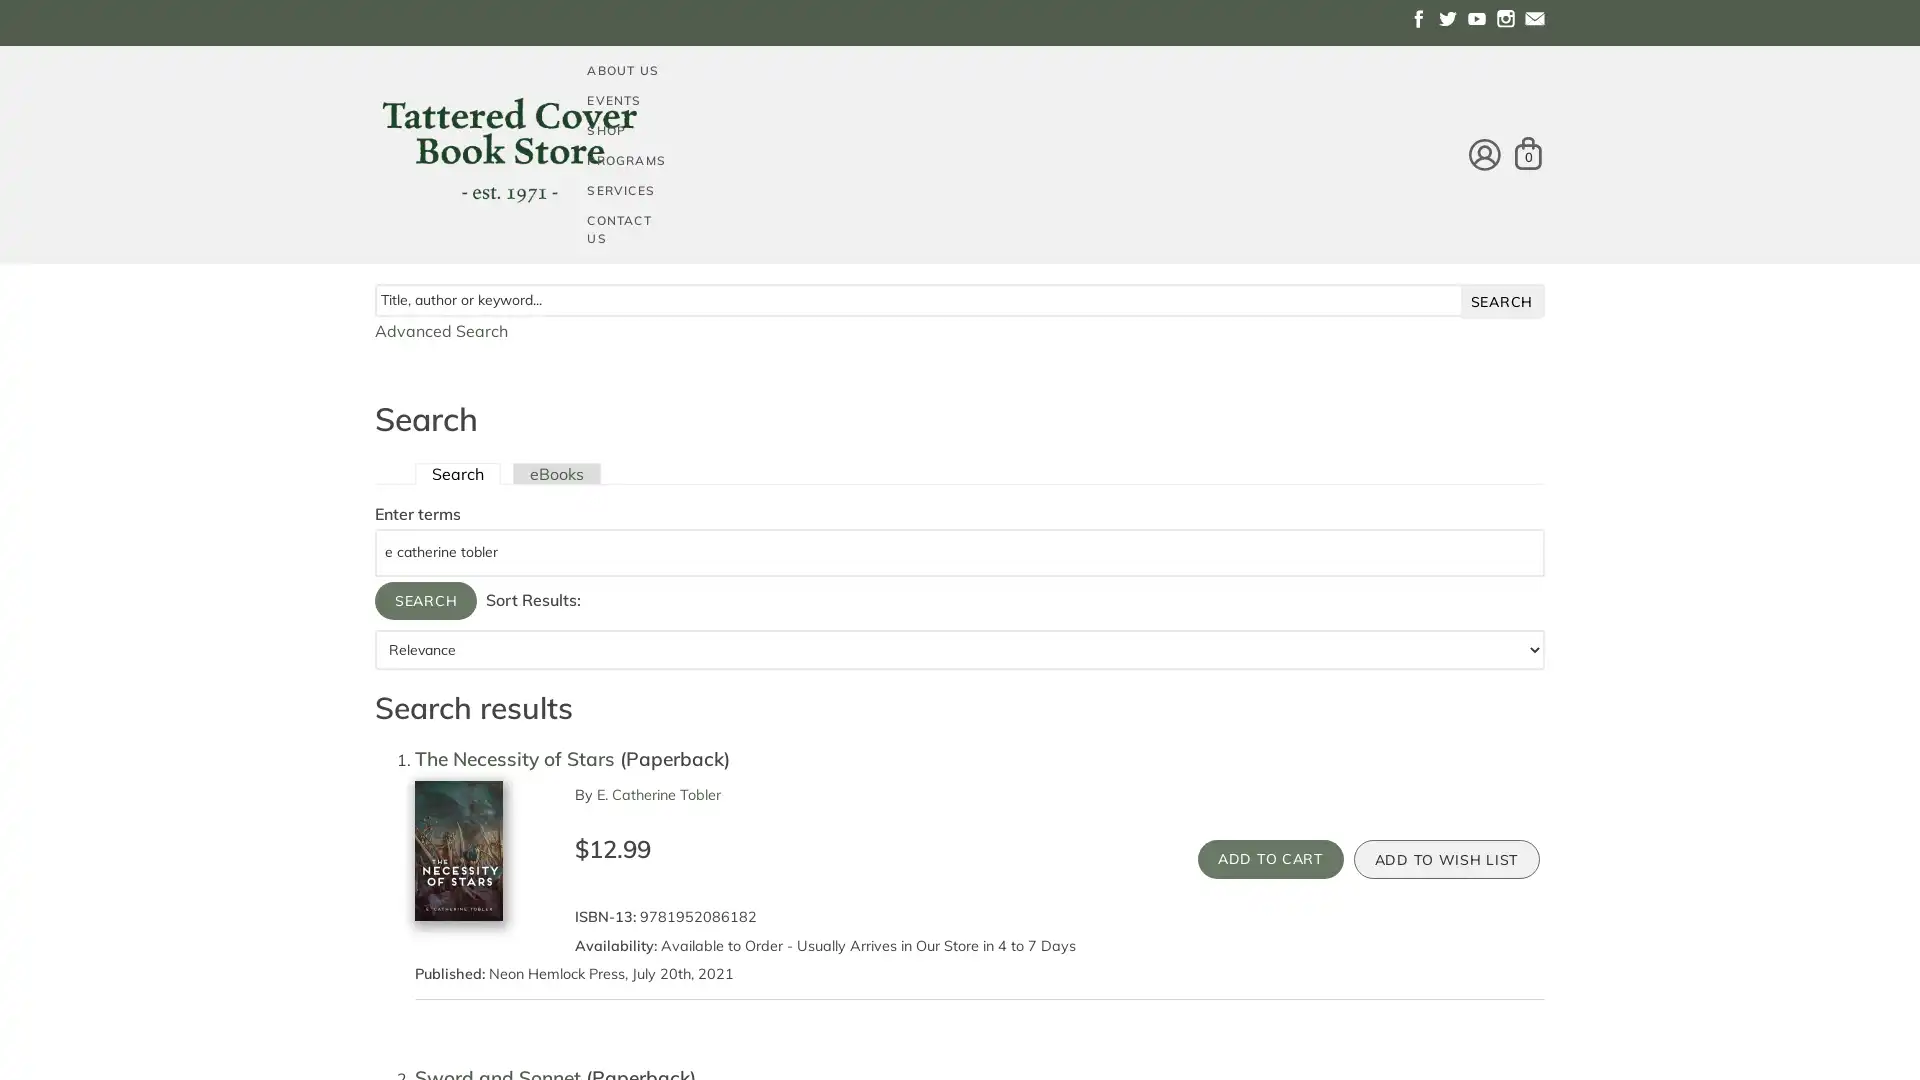  I want to click on Search, so click(425, 599).